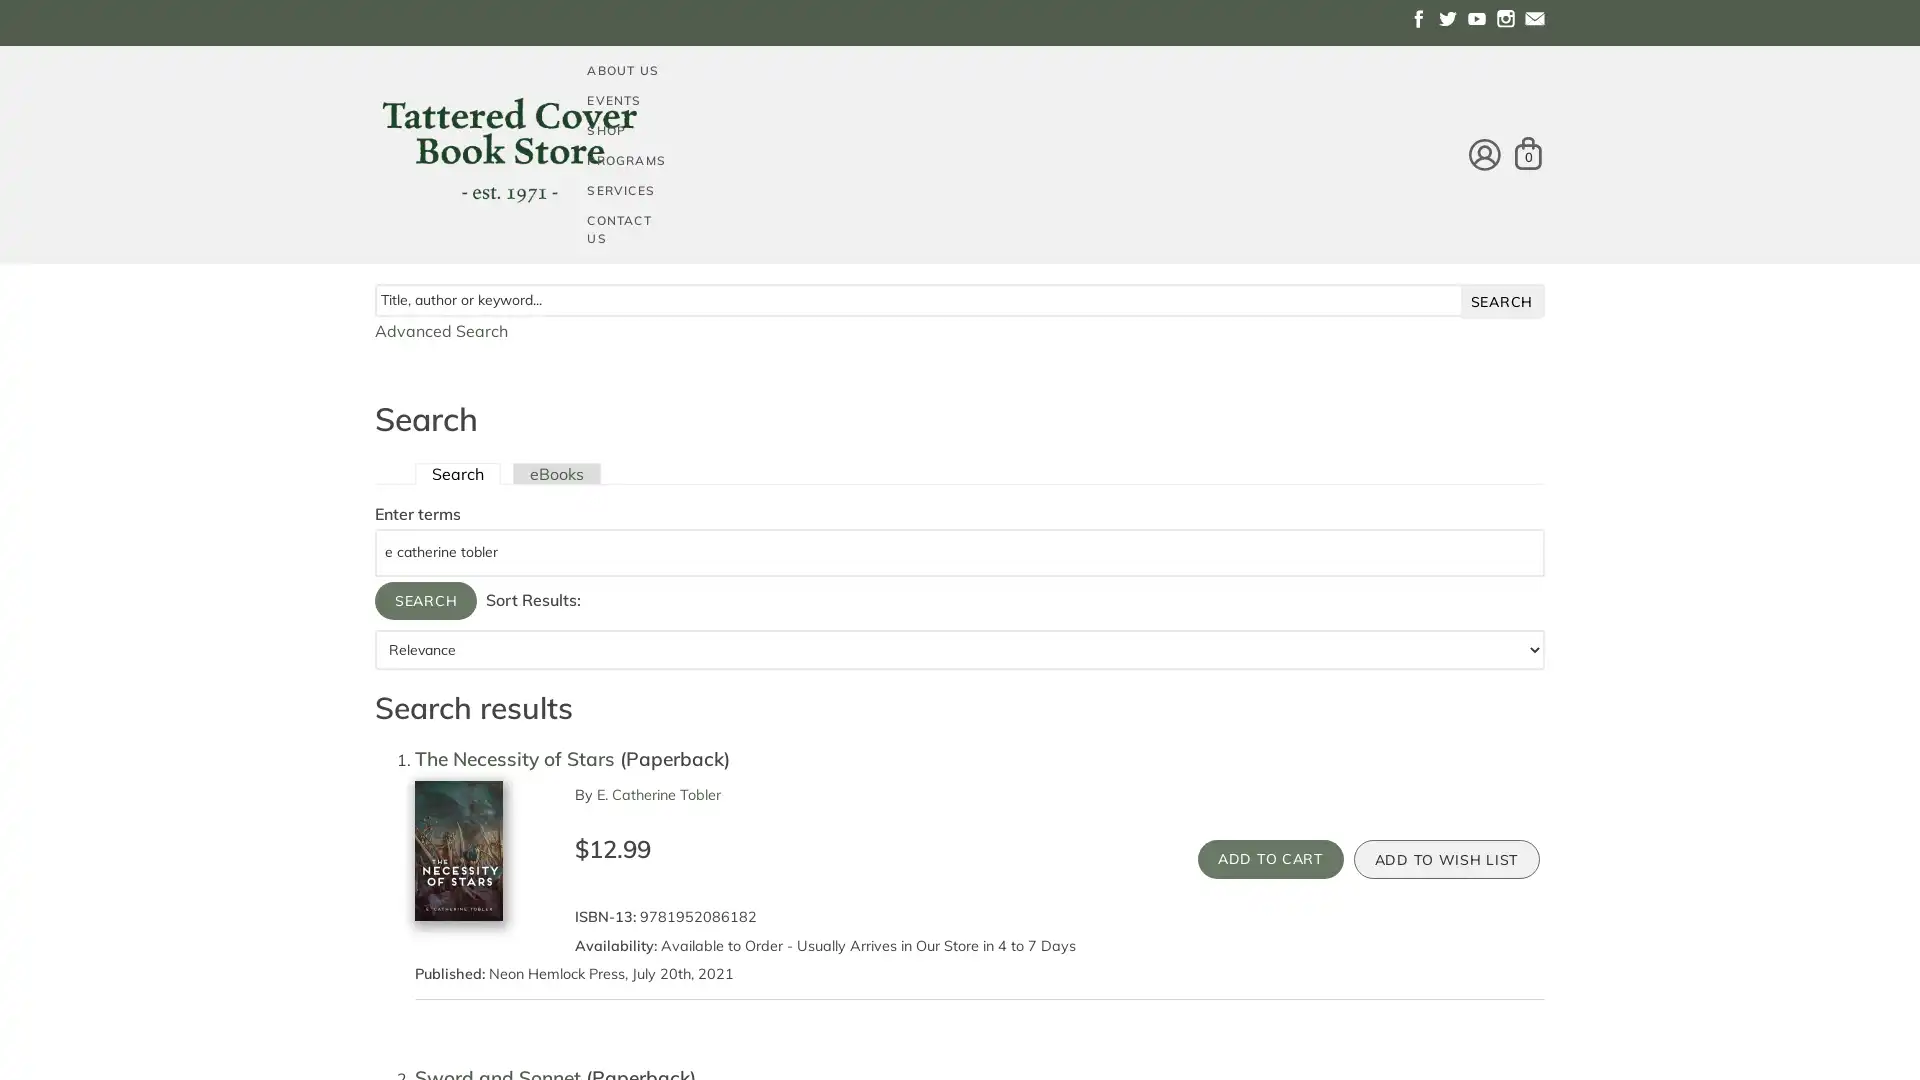  I want to click on Search, so click(425, 599).